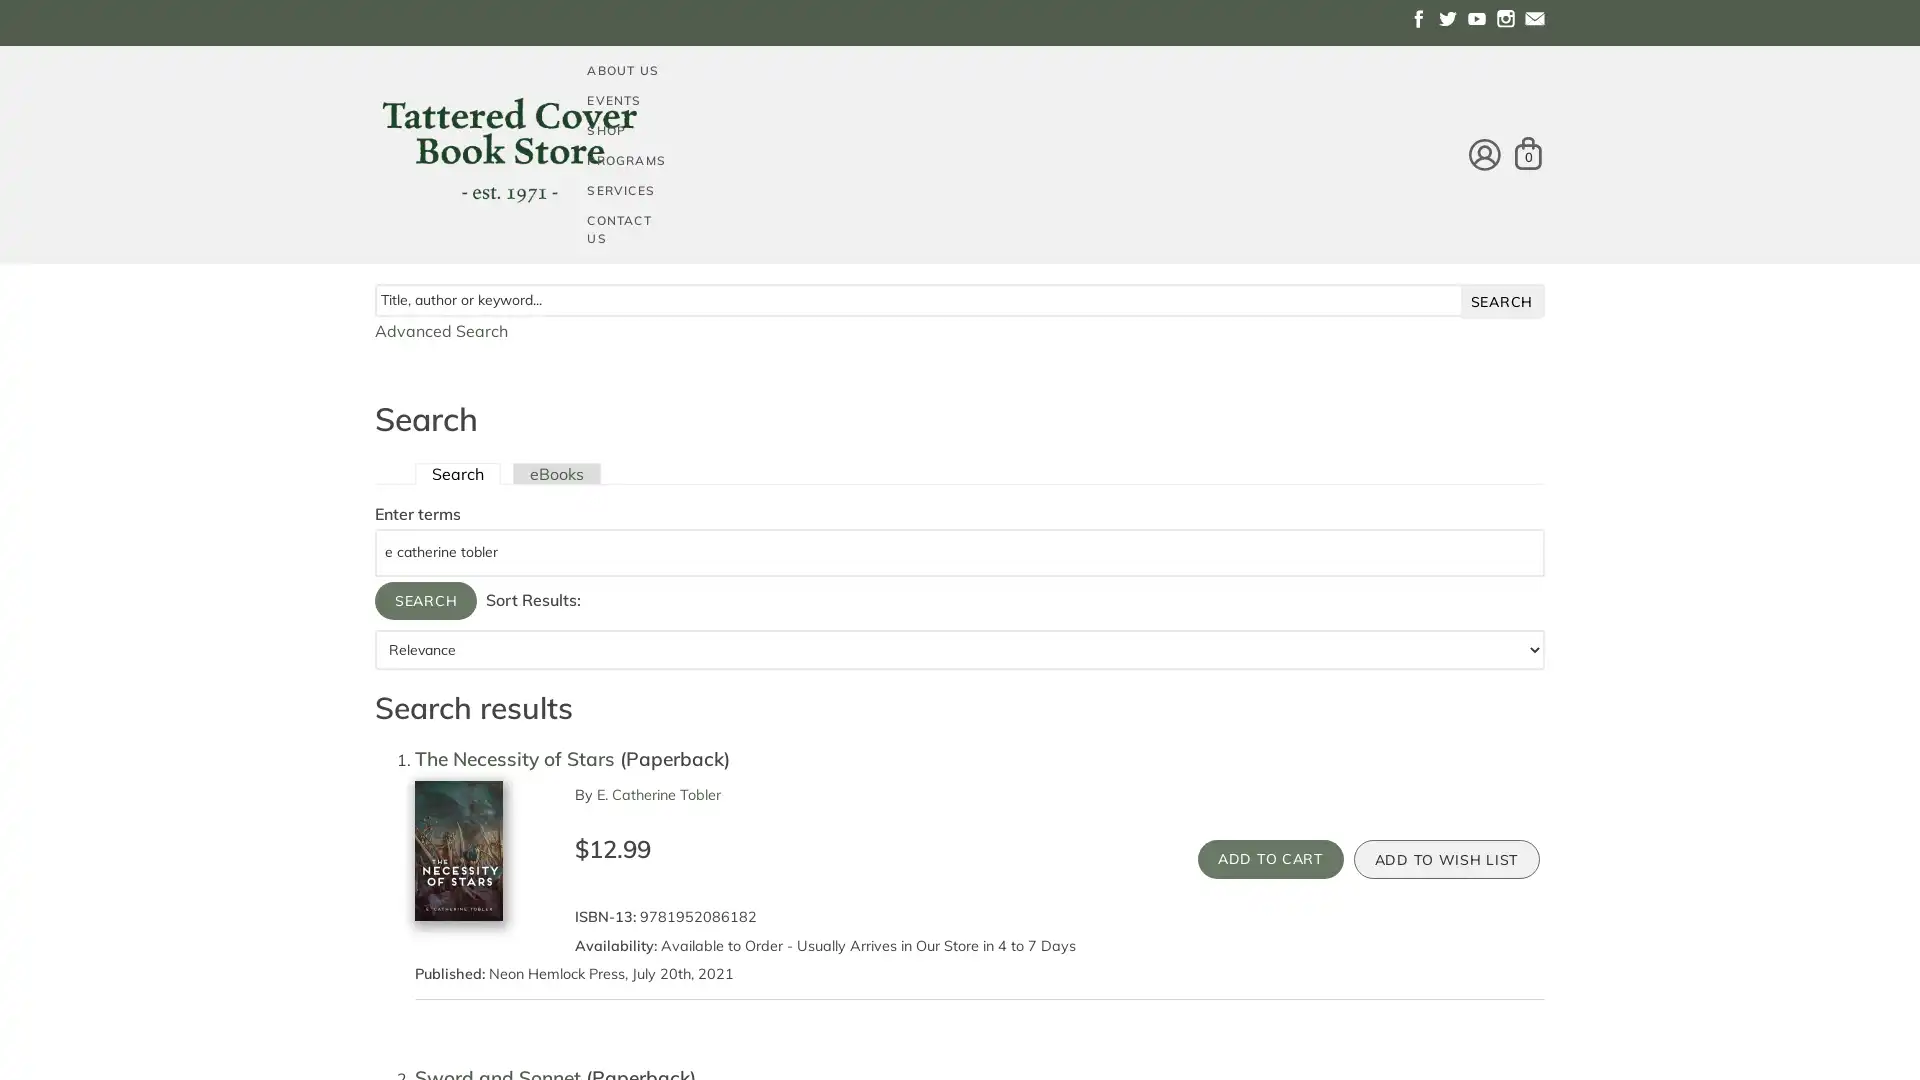  I want to click on Search, so click(425, 599).